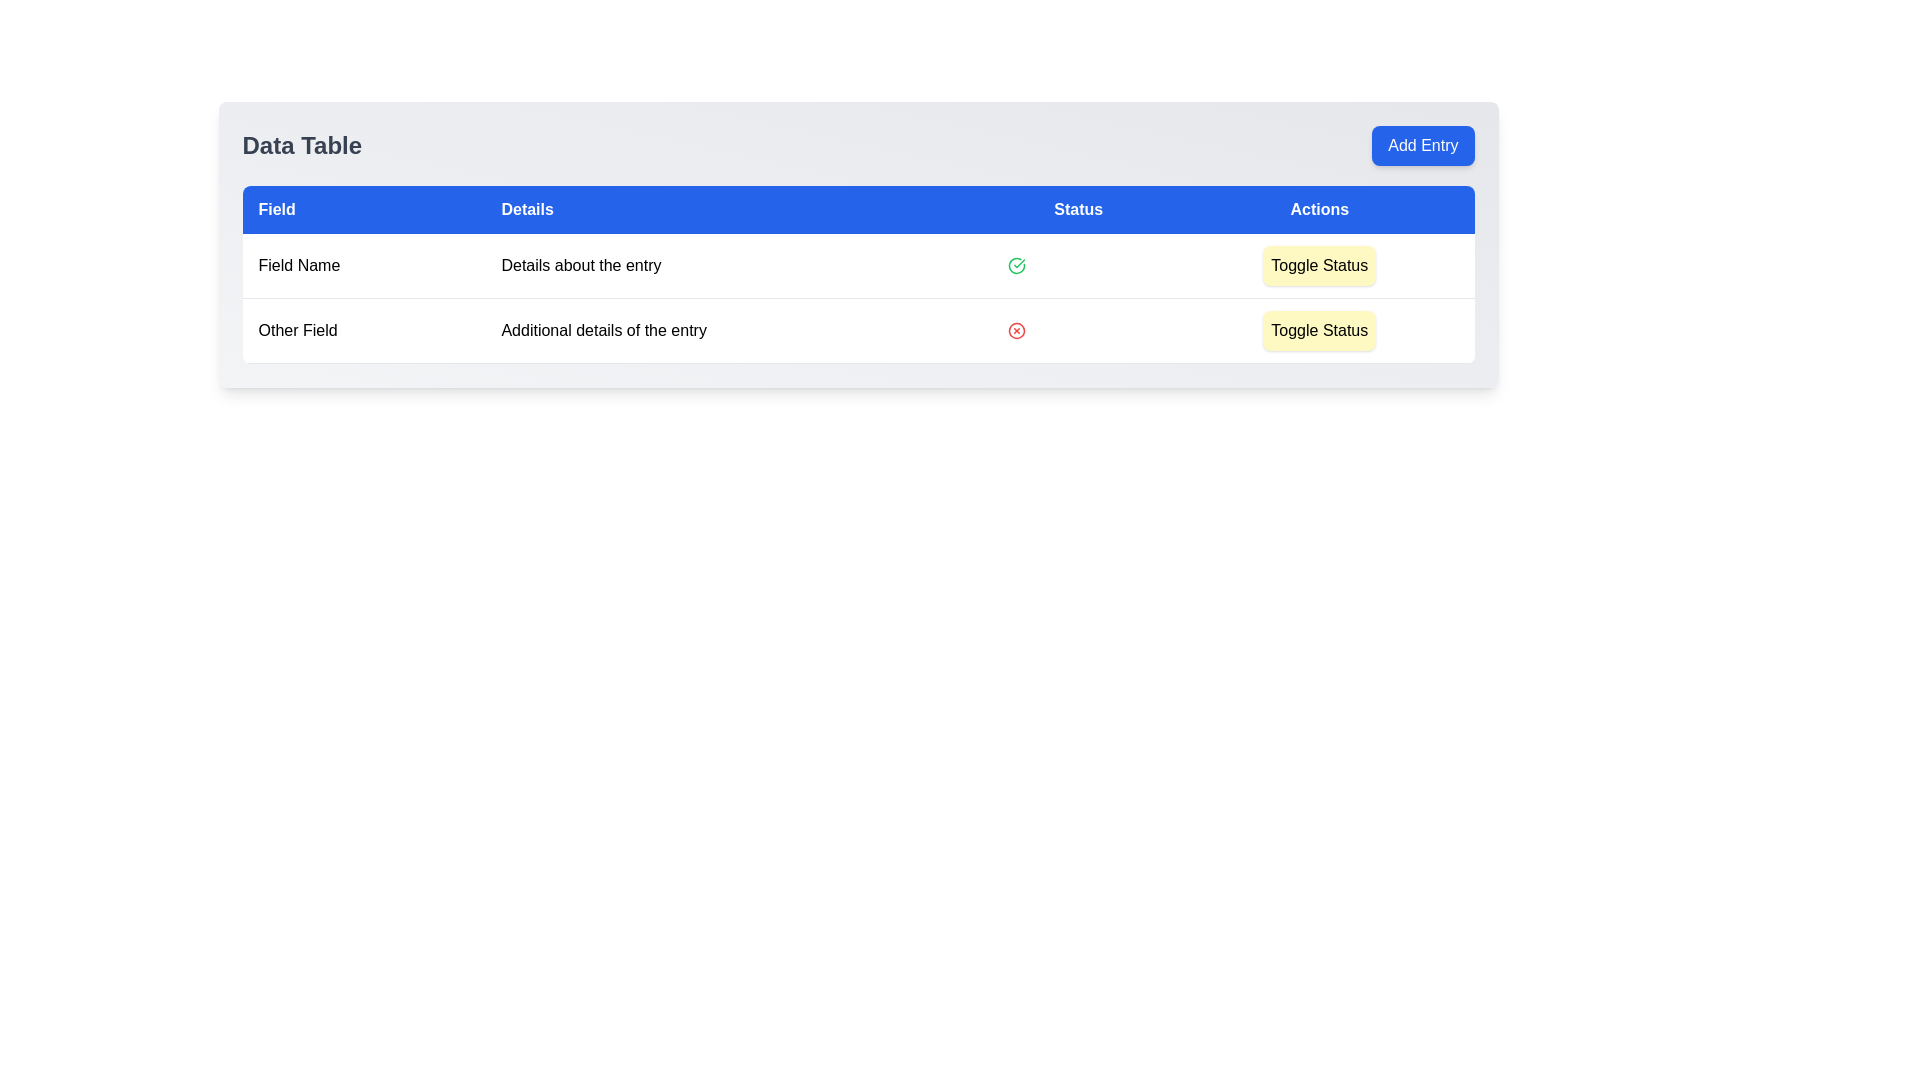 This screenshot has height=1080, width=1920. I want to click on the yellow button labeled 'Toggle Status' to change its appearance, so click(1319, 330).